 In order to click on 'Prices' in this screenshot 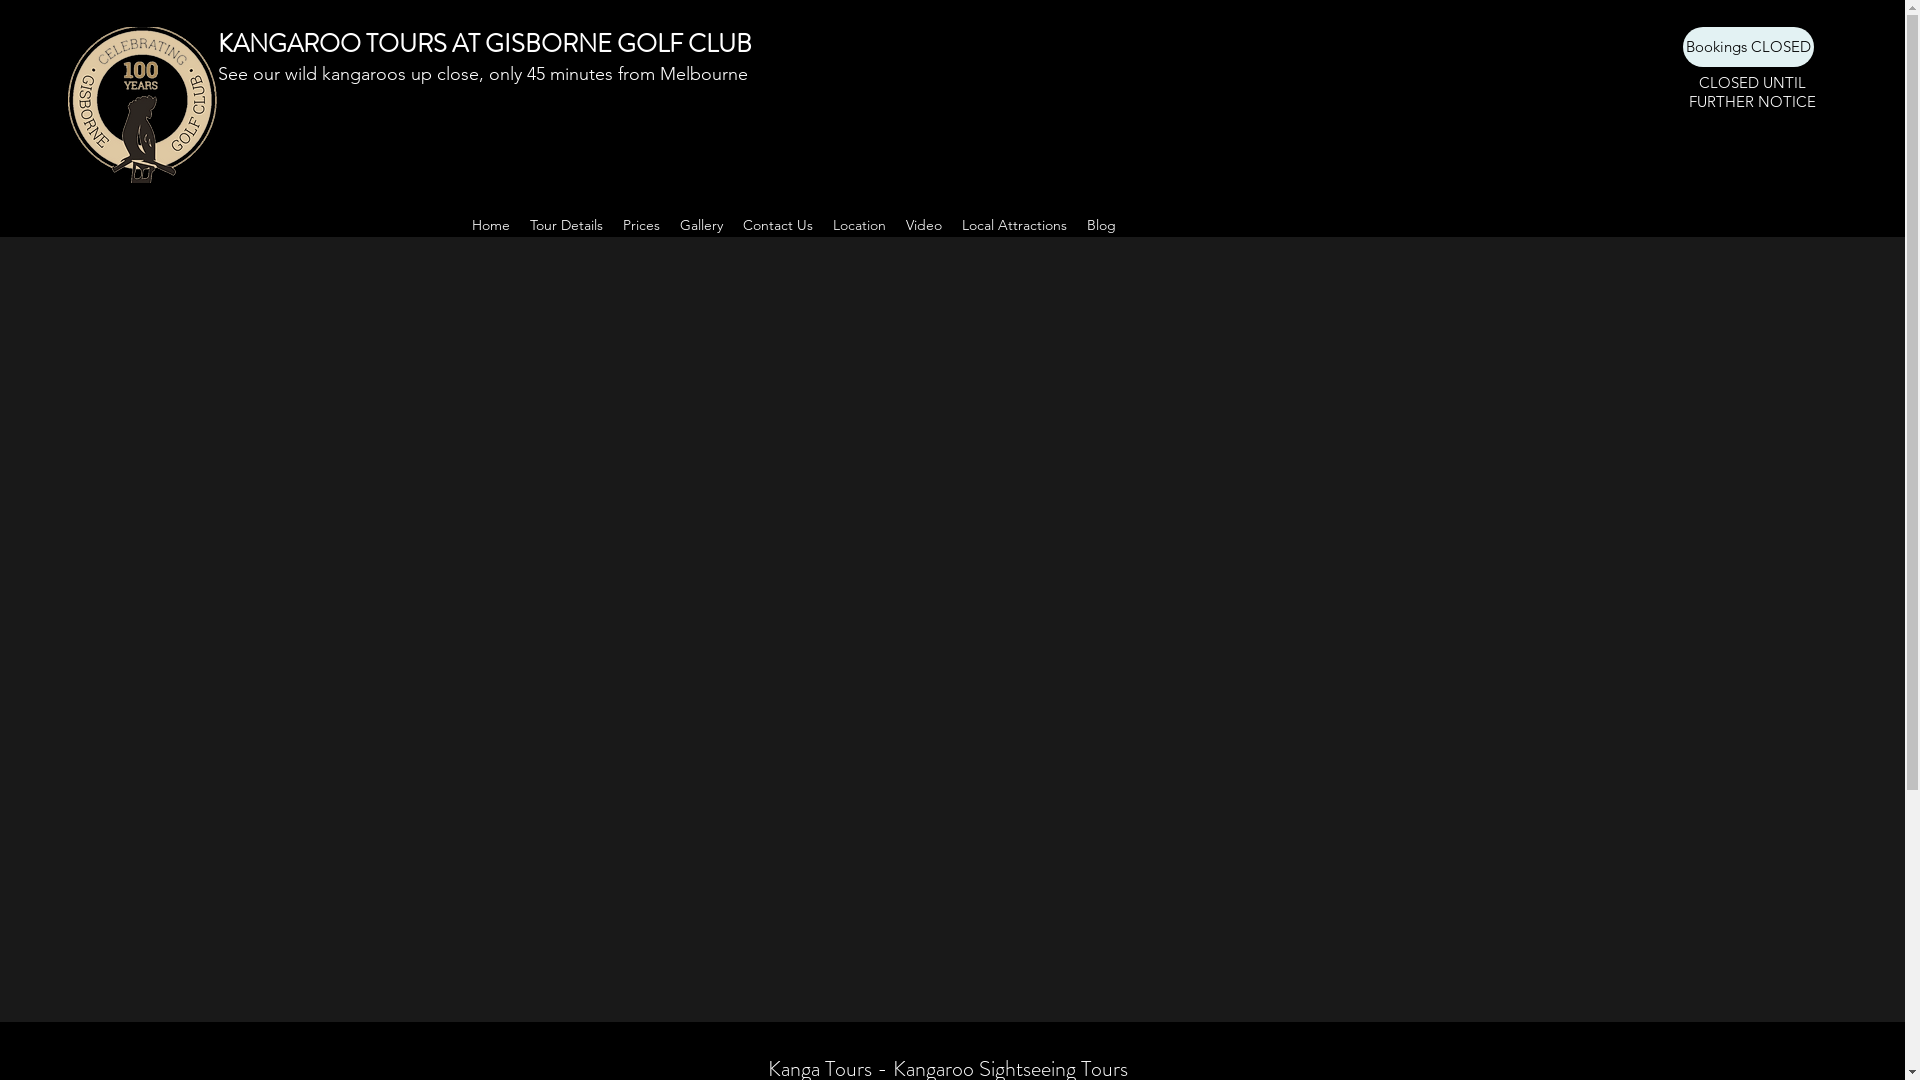, I will do `click(640, 224)`.